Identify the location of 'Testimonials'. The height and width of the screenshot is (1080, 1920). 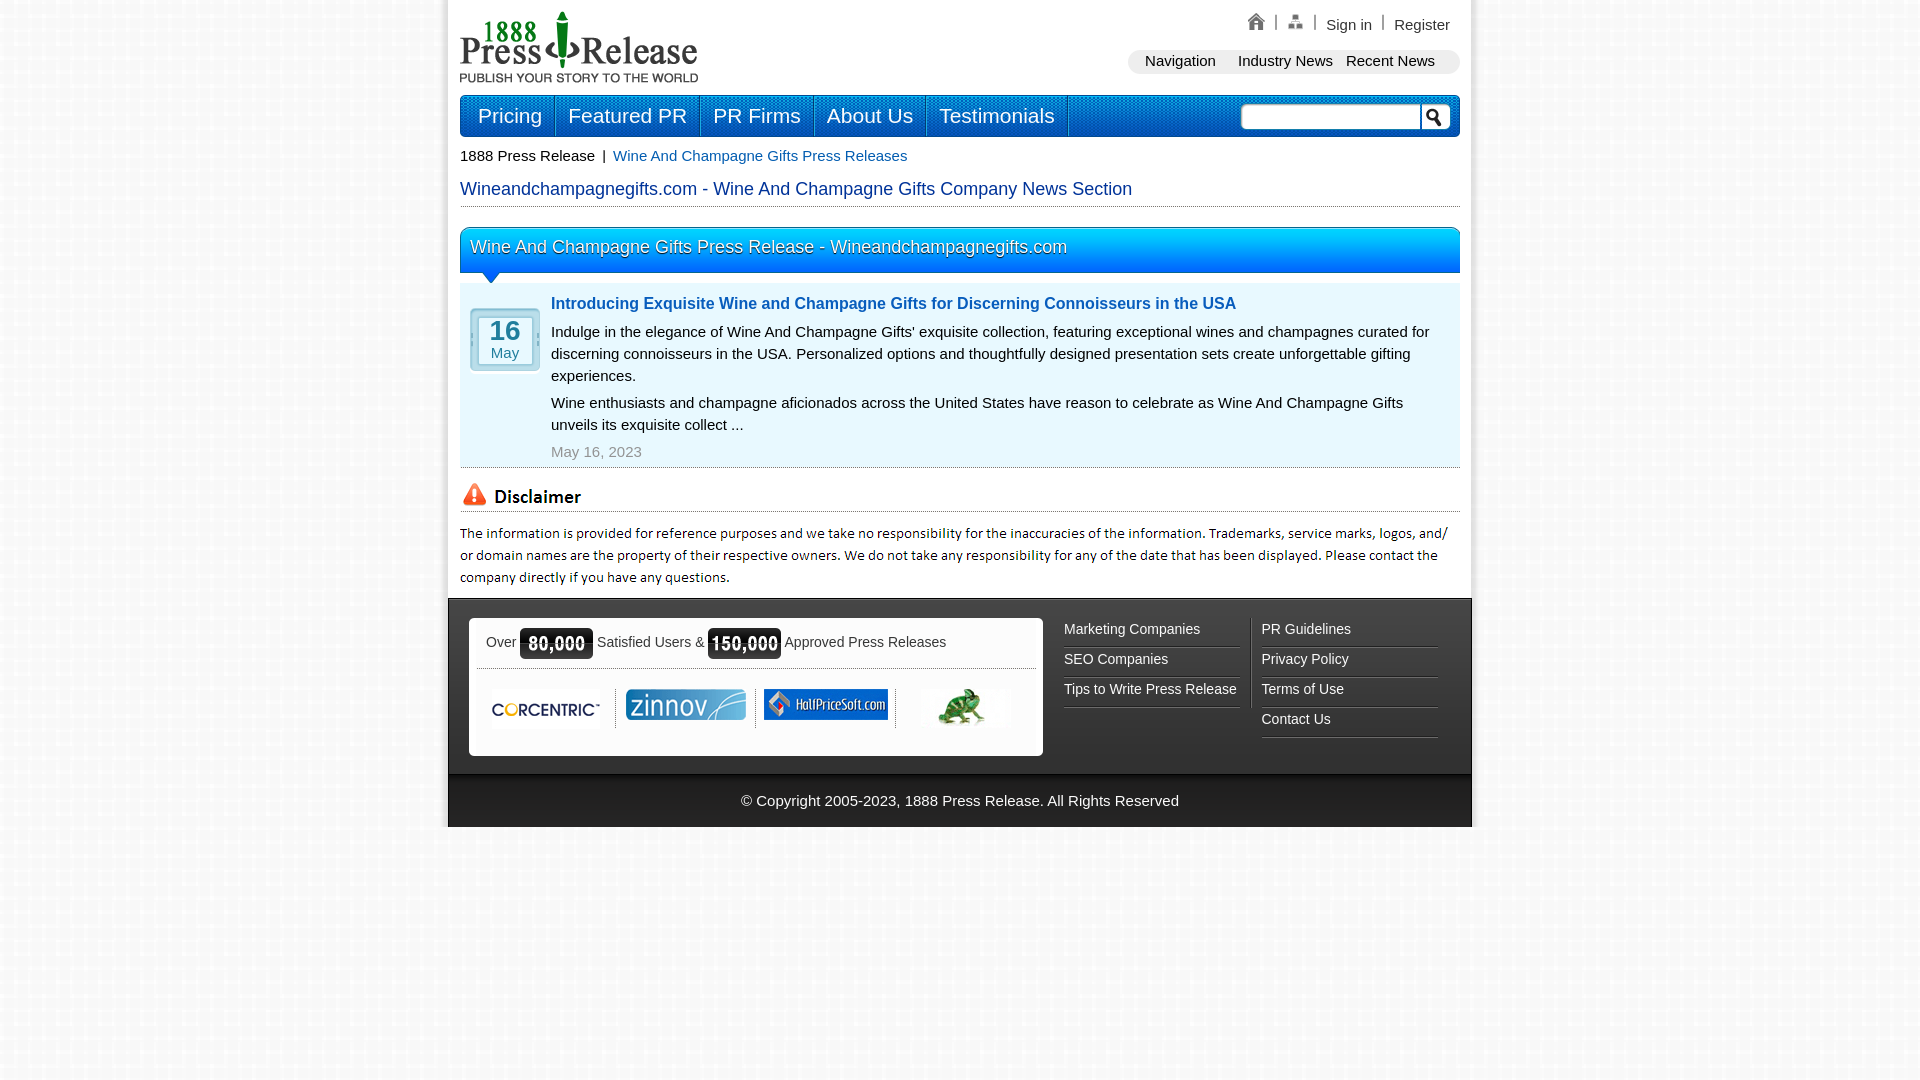
(997, 115).